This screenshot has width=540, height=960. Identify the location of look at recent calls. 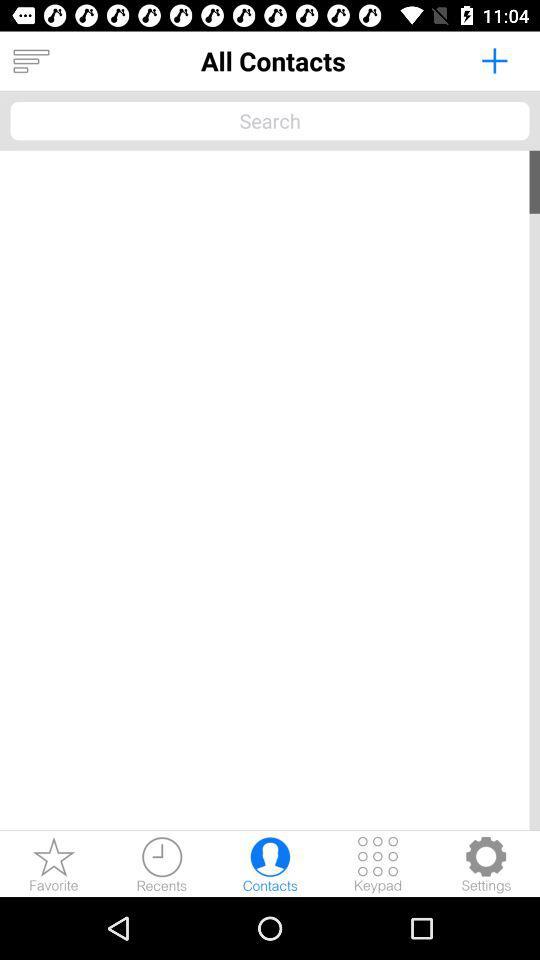
(161, 863).